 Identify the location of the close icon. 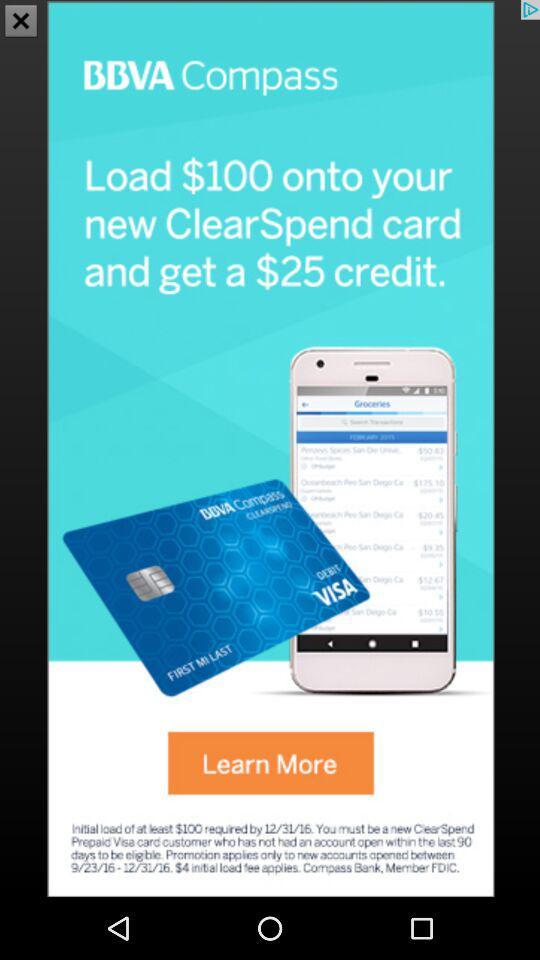
(20, 20).